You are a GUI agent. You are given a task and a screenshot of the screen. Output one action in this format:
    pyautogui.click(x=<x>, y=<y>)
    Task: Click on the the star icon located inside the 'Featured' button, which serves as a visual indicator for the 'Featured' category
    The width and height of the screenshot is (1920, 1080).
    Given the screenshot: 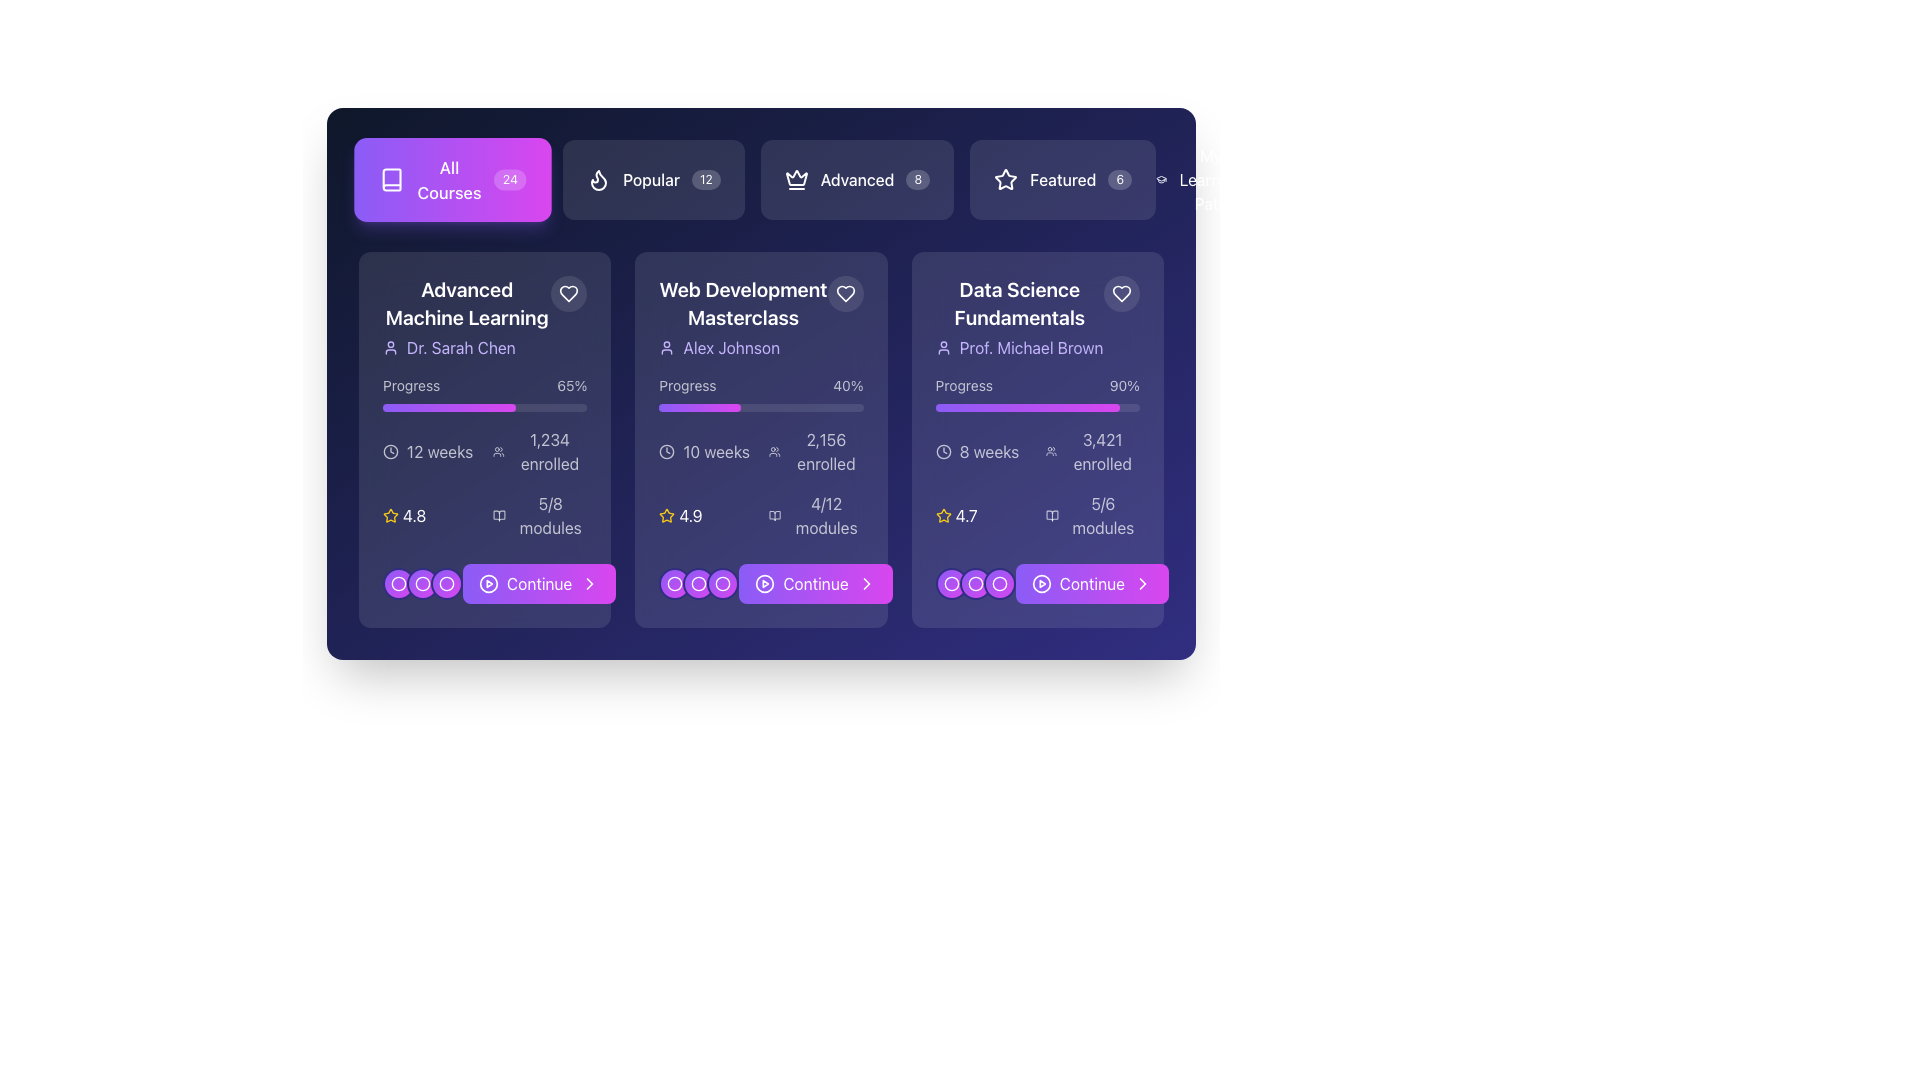 What is the action you would take?
    pyautogui.click(x=1006, y=178)
    